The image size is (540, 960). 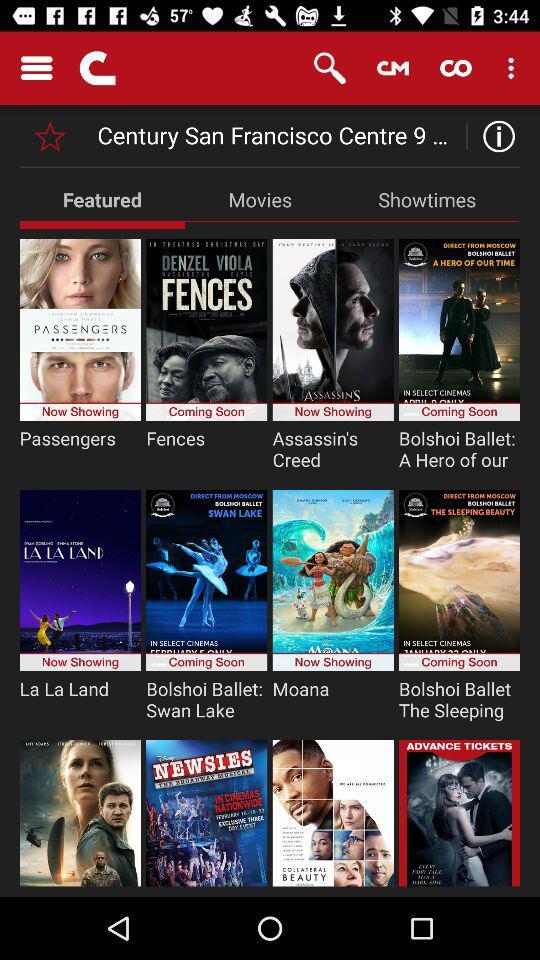 What do you see at coordinates (278, 135) in the screenshot?
I see `century san francisco icon` at bounding box center [278, 135].